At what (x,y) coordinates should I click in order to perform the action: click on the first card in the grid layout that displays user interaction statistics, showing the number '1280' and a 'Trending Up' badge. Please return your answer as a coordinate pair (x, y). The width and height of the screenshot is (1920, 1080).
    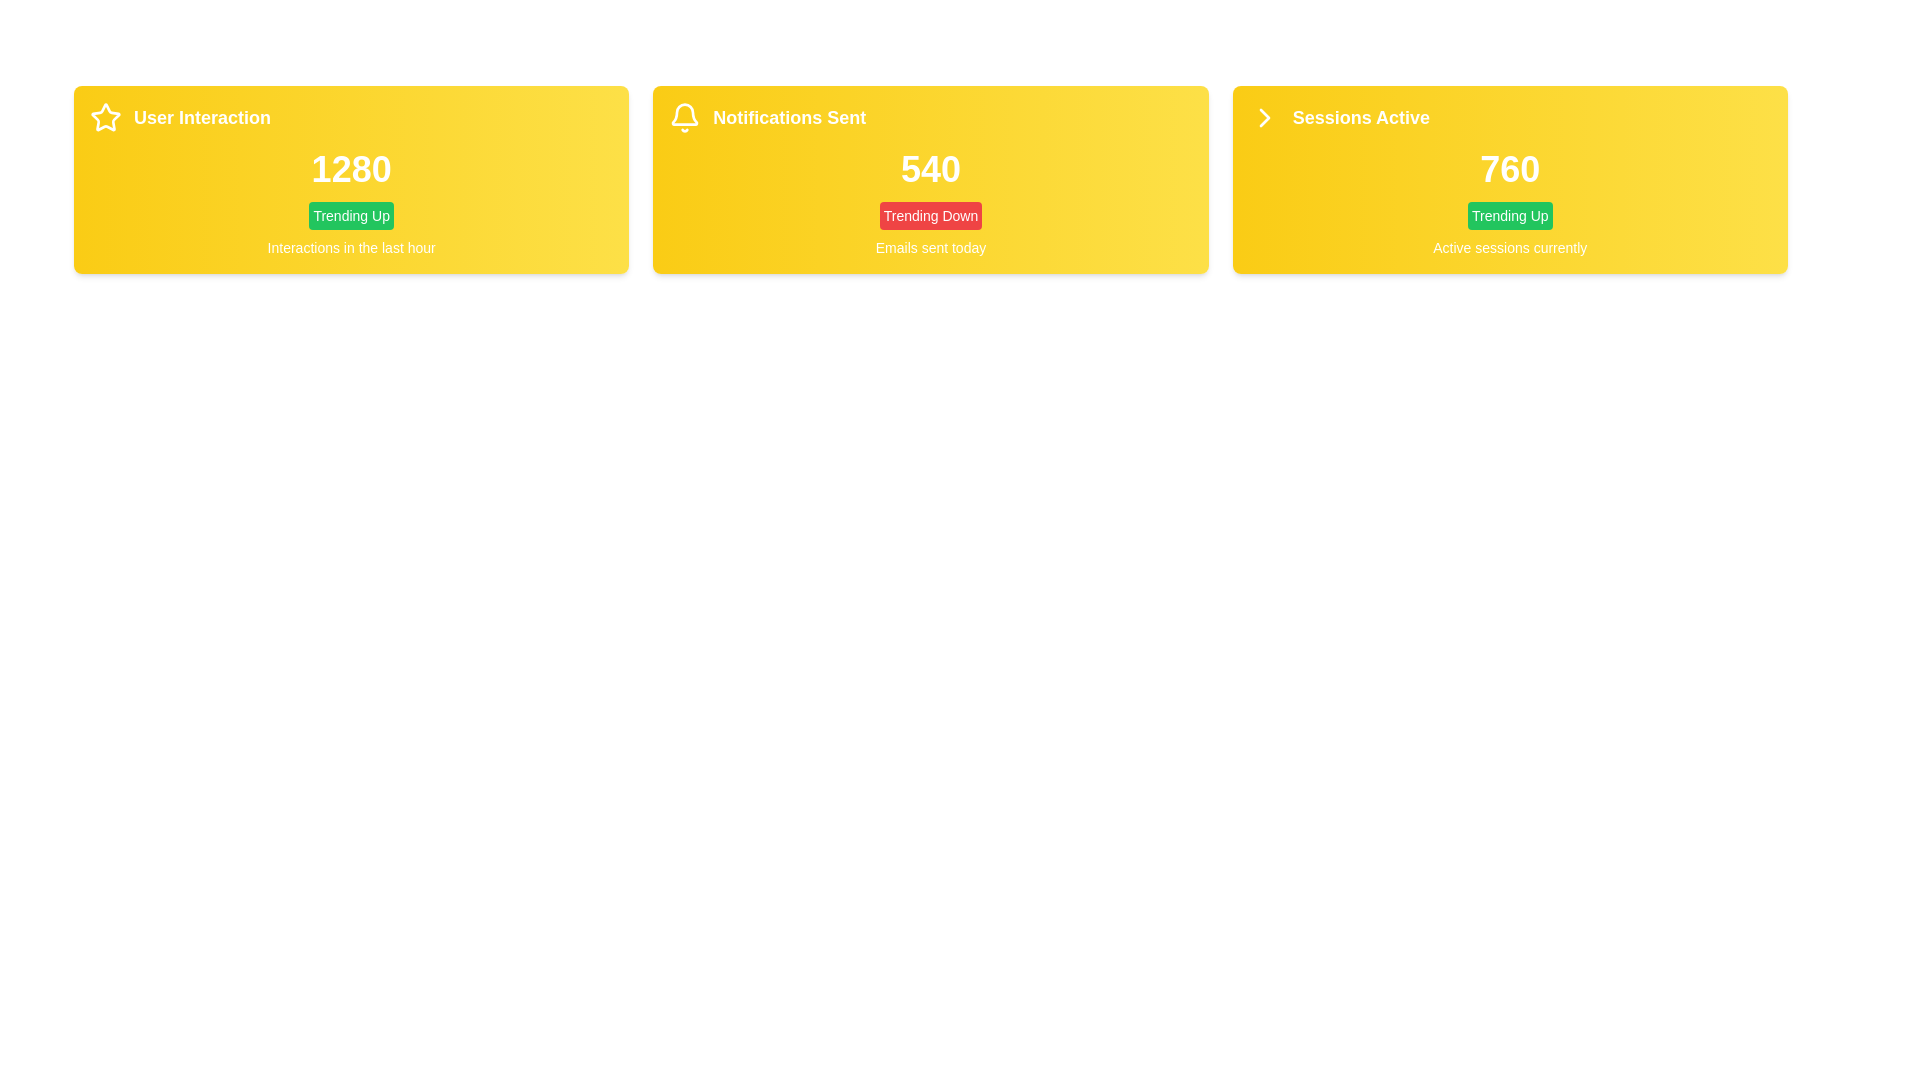
    Looking at the image, I should click on (351, 180).